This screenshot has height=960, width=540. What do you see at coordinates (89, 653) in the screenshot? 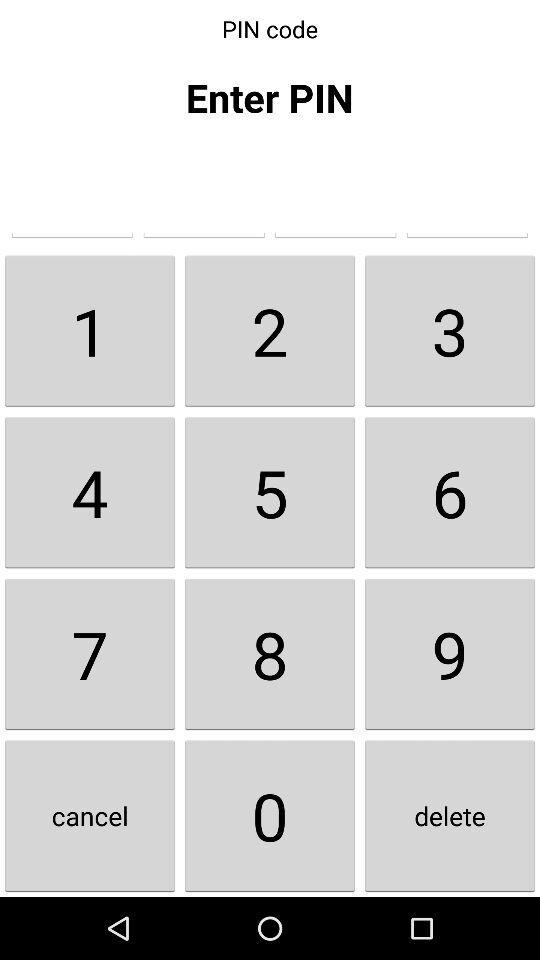
I see `item above the cancel icon` at bounding box center [89, 653].